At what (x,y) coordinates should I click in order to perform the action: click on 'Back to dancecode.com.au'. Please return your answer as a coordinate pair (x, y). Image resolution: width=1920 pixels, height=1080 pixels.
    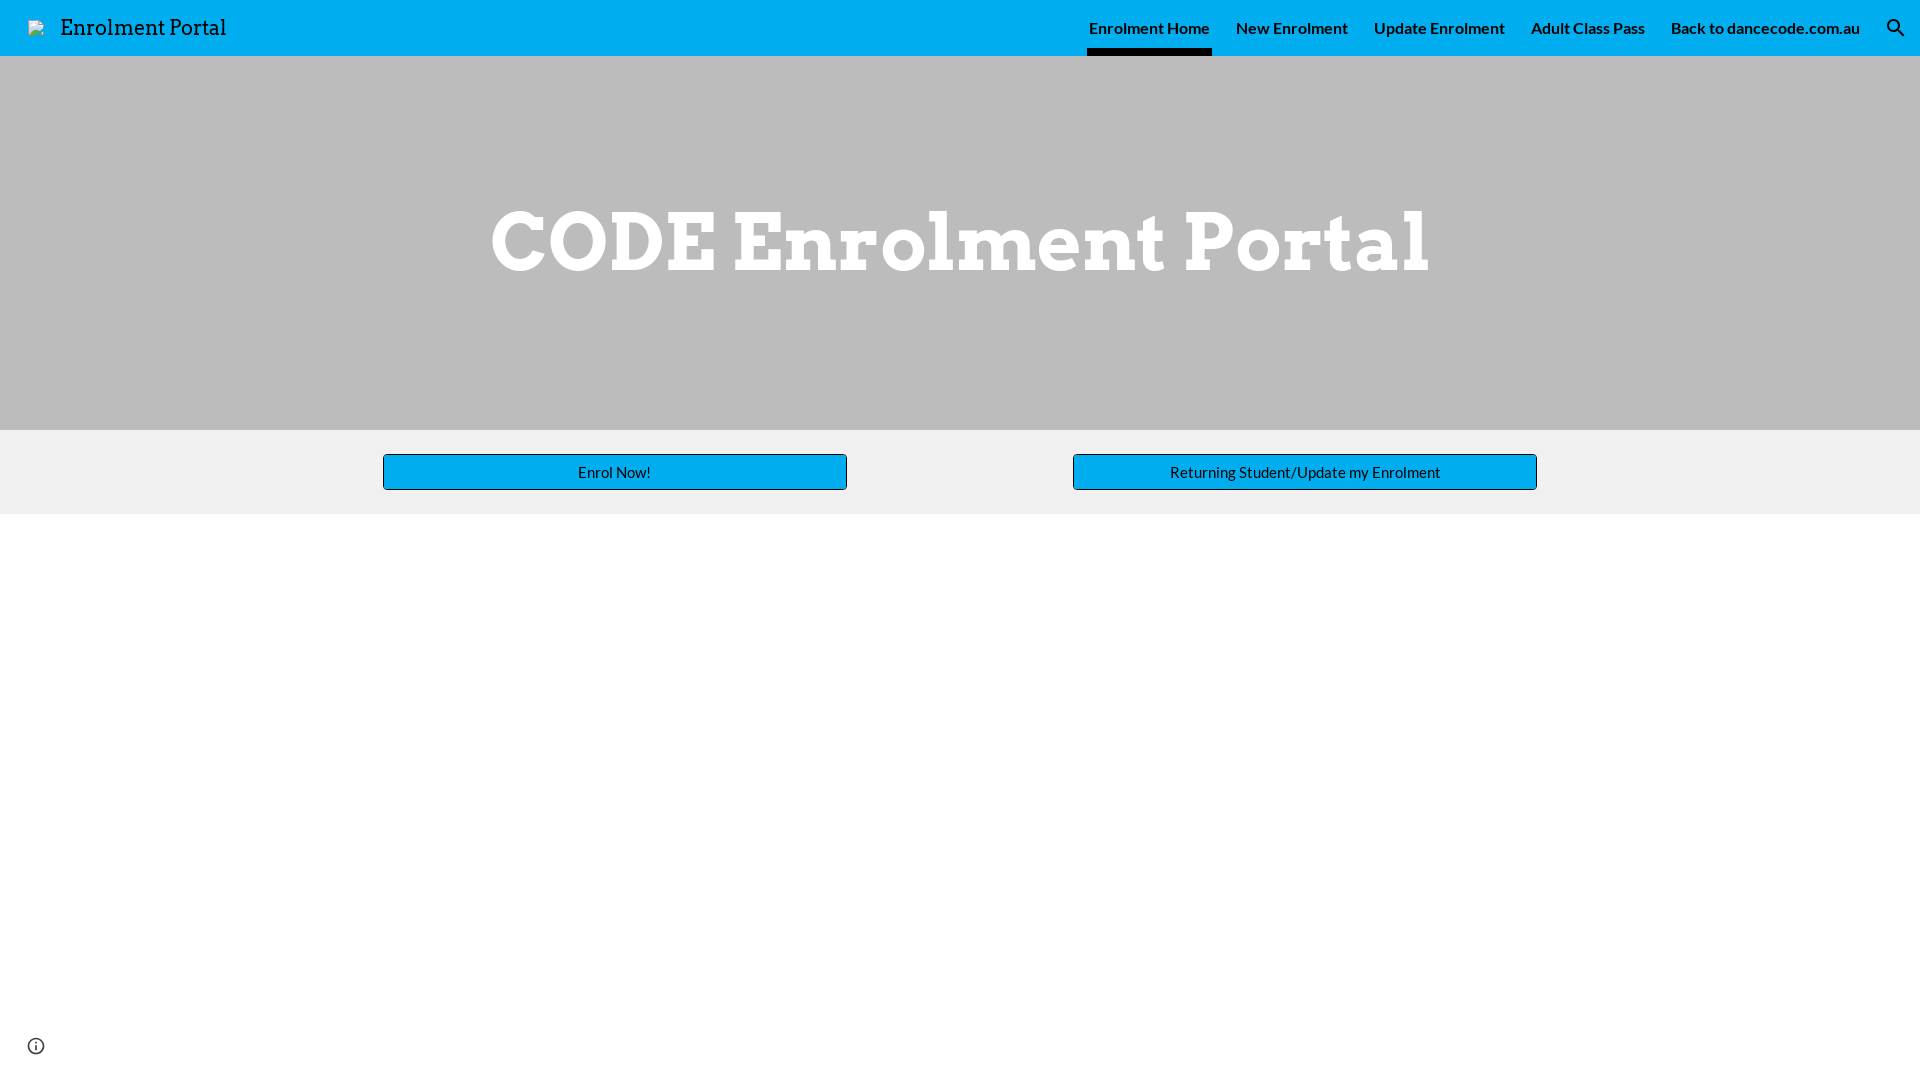
    Looking at the image, I should click on (1765, 27).